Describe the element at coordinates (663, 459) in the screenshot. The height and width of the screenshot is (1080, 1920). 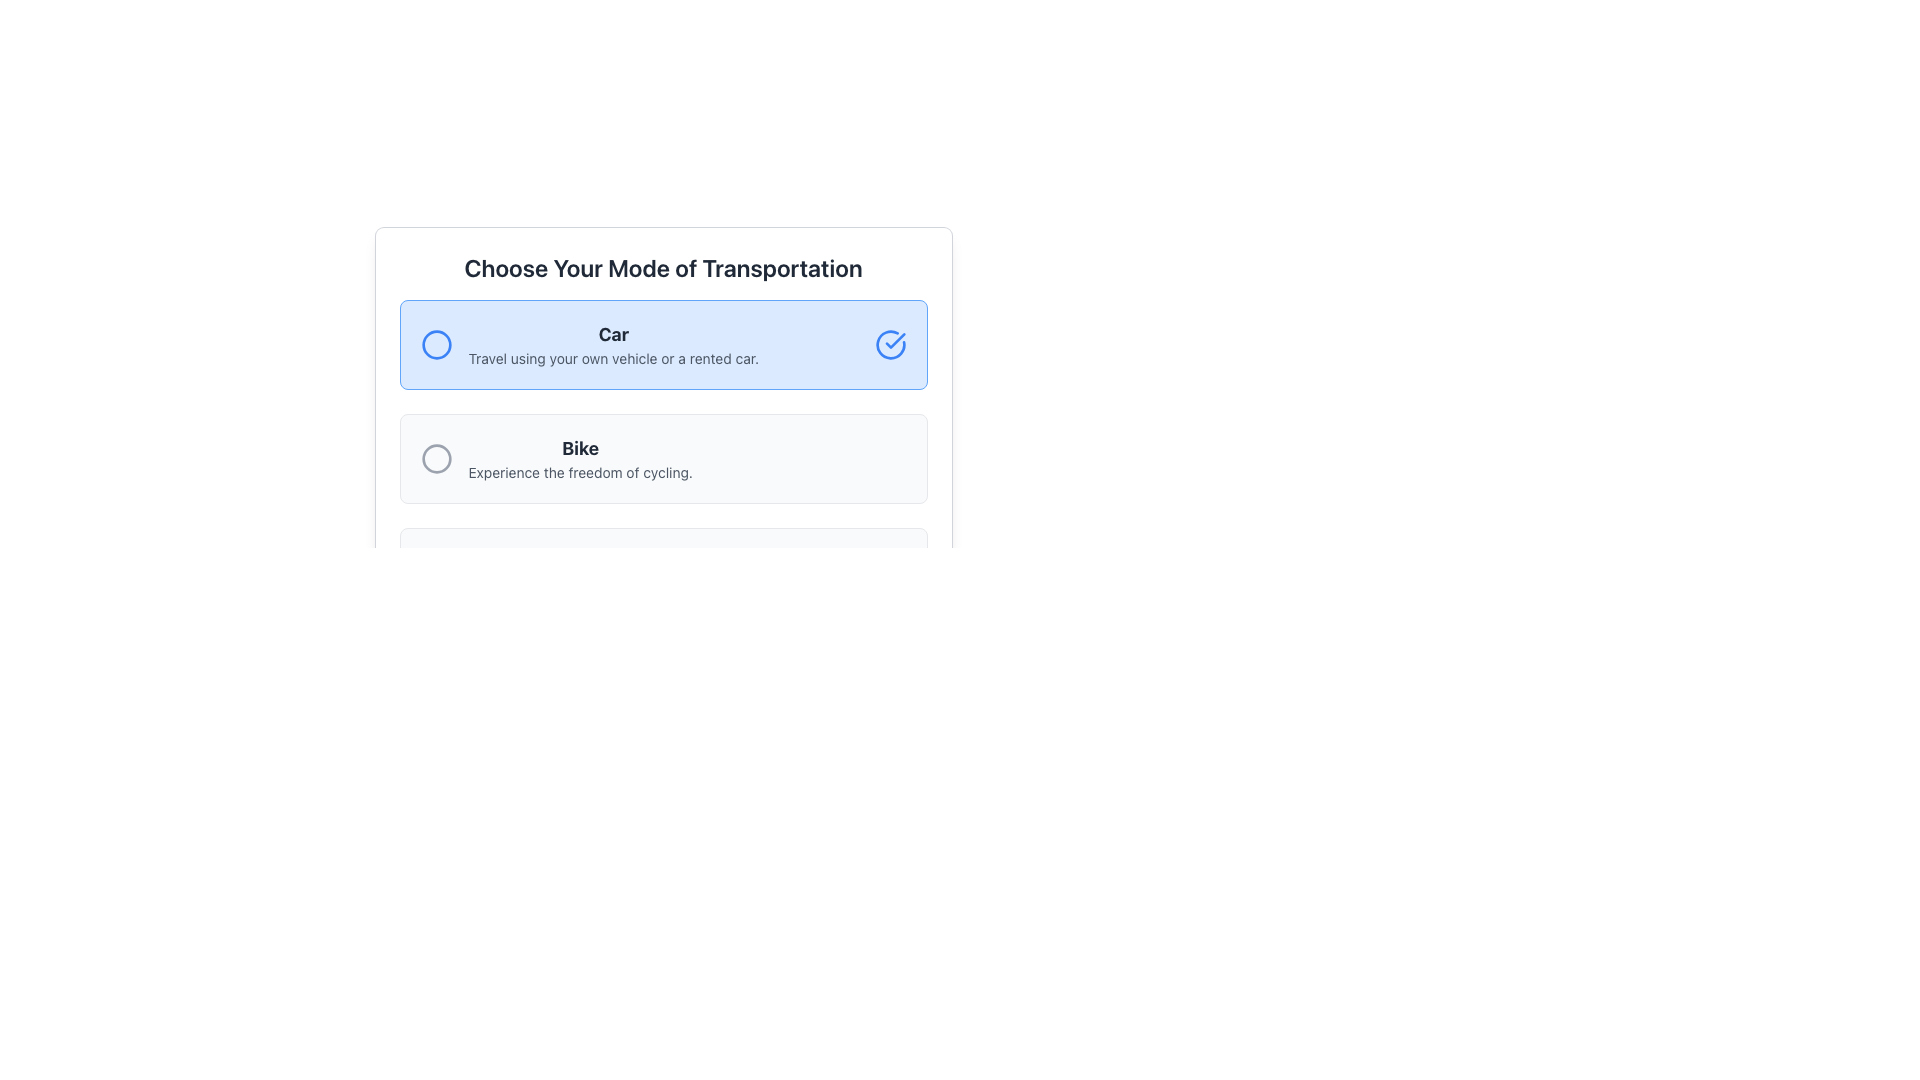
I see `the second selectable list item representing the 'Bike' mode of transportation, located between the 'Car' and 'Public Transport' options` at that location.